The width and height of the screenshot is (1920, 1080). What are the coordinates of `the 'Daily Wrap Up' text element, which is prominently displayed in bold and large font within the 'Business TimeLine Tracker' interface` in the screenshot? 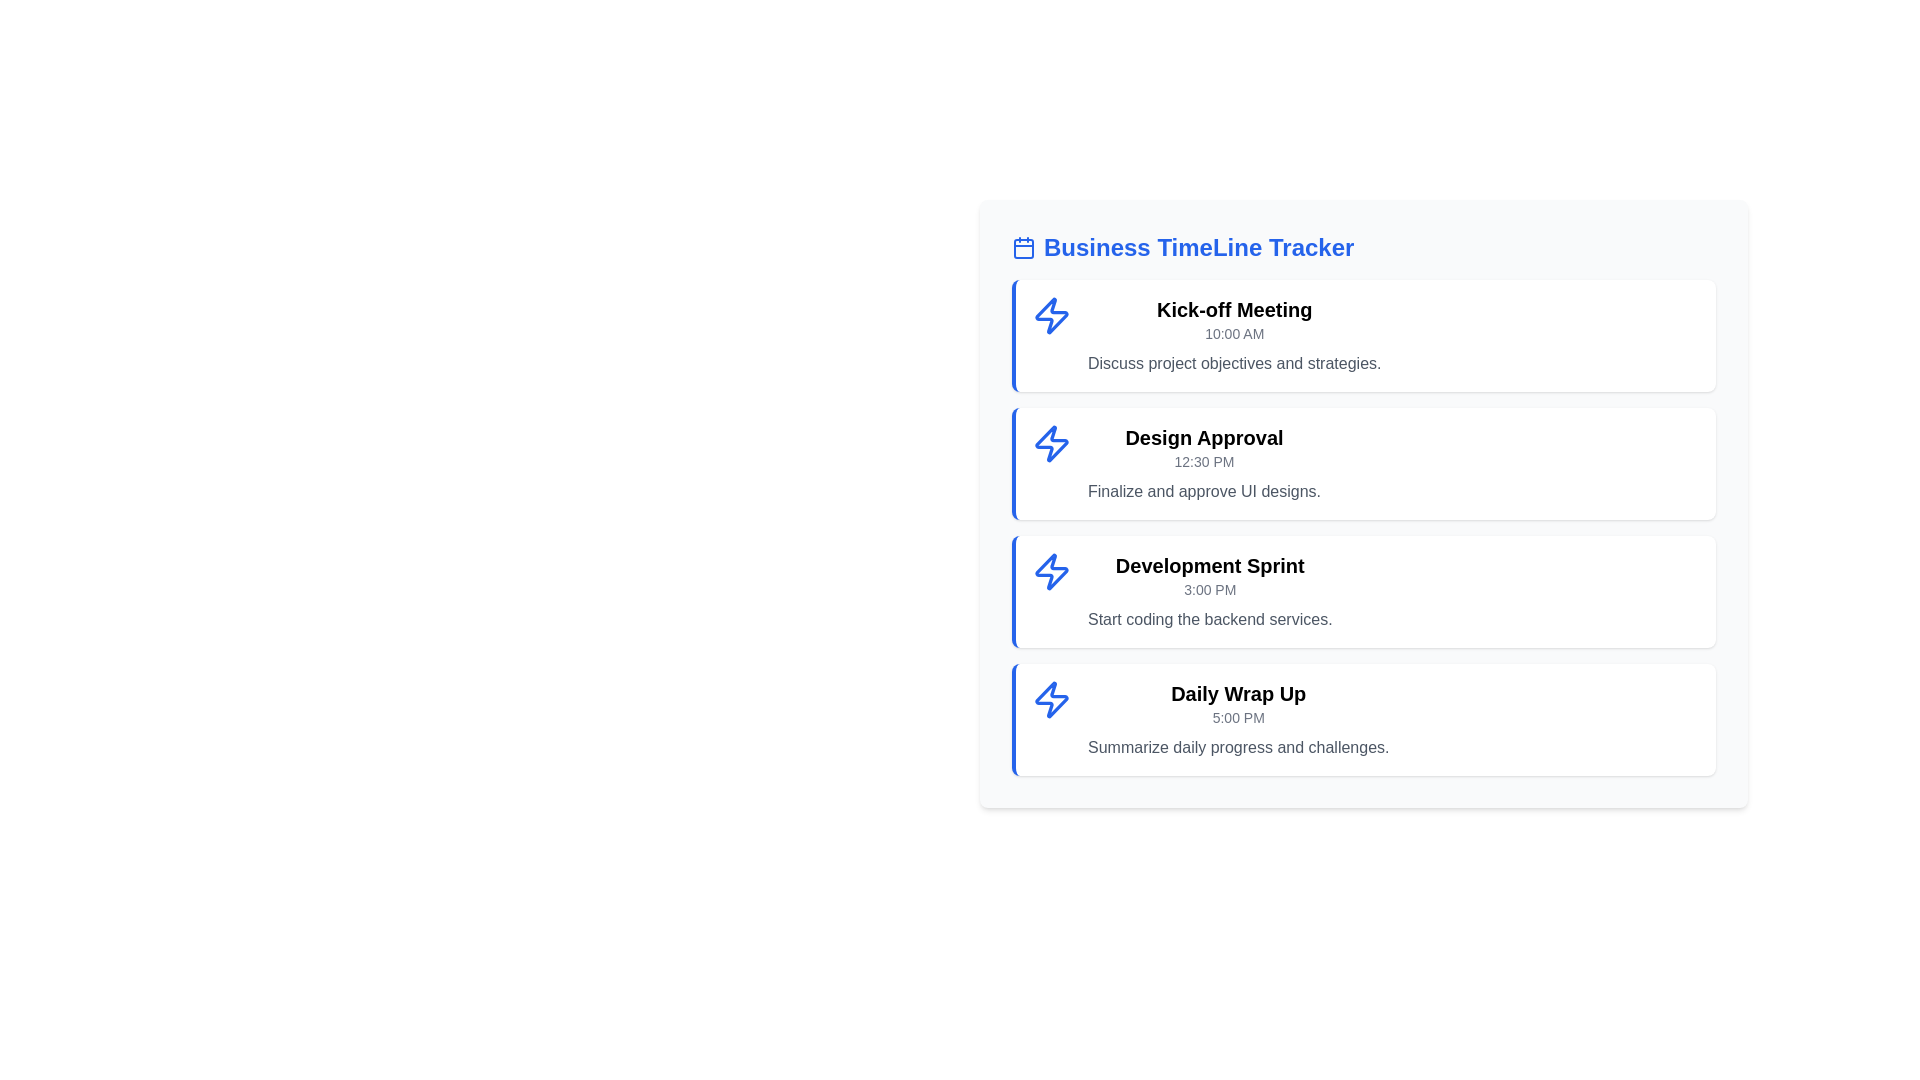 It's located at (1237, 693).